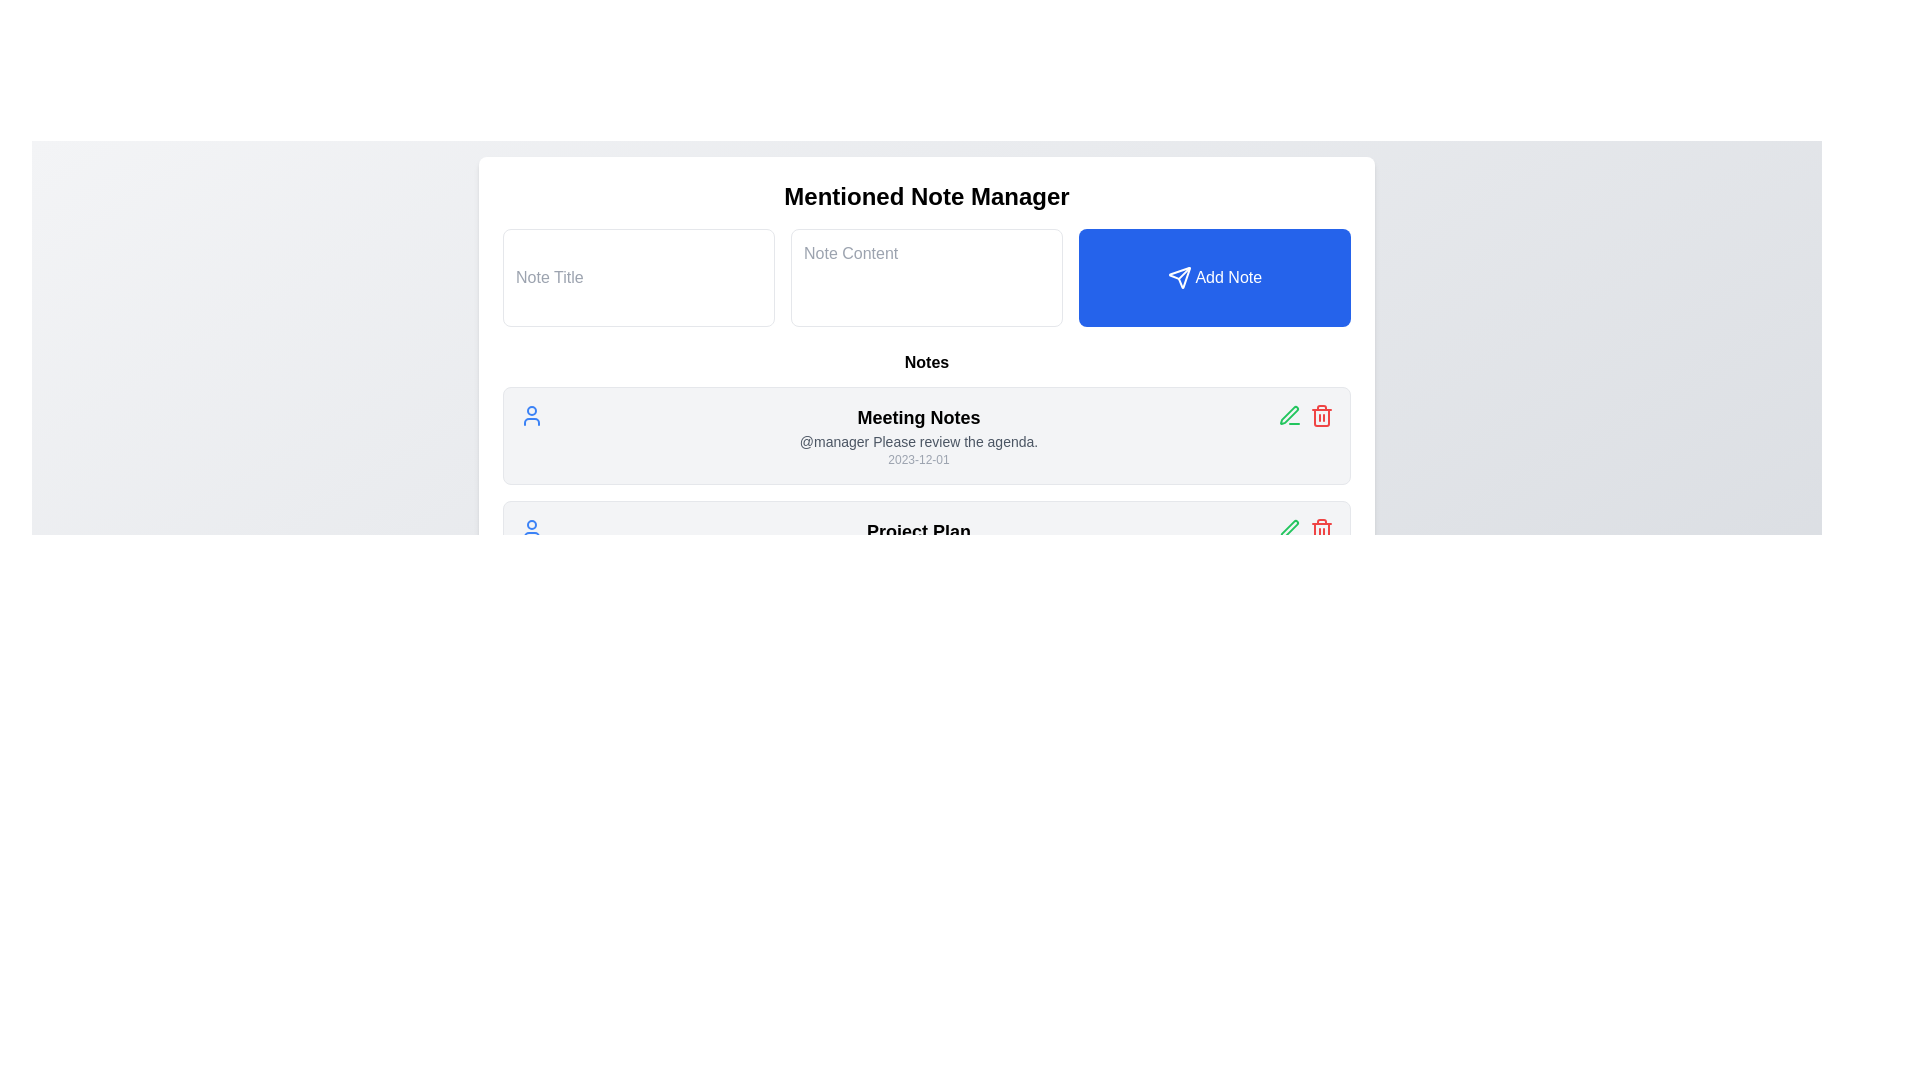 Image resolution: width=1920 pixels, height=1080 pixels. What do you see at coordinates (917, 459) in the screenshot?
I see `the timestamp text label located at the bottom of the 'Meeting Notes' section, just below the message '@manager Please review the agenda.'` at bounding box center [917, 459].